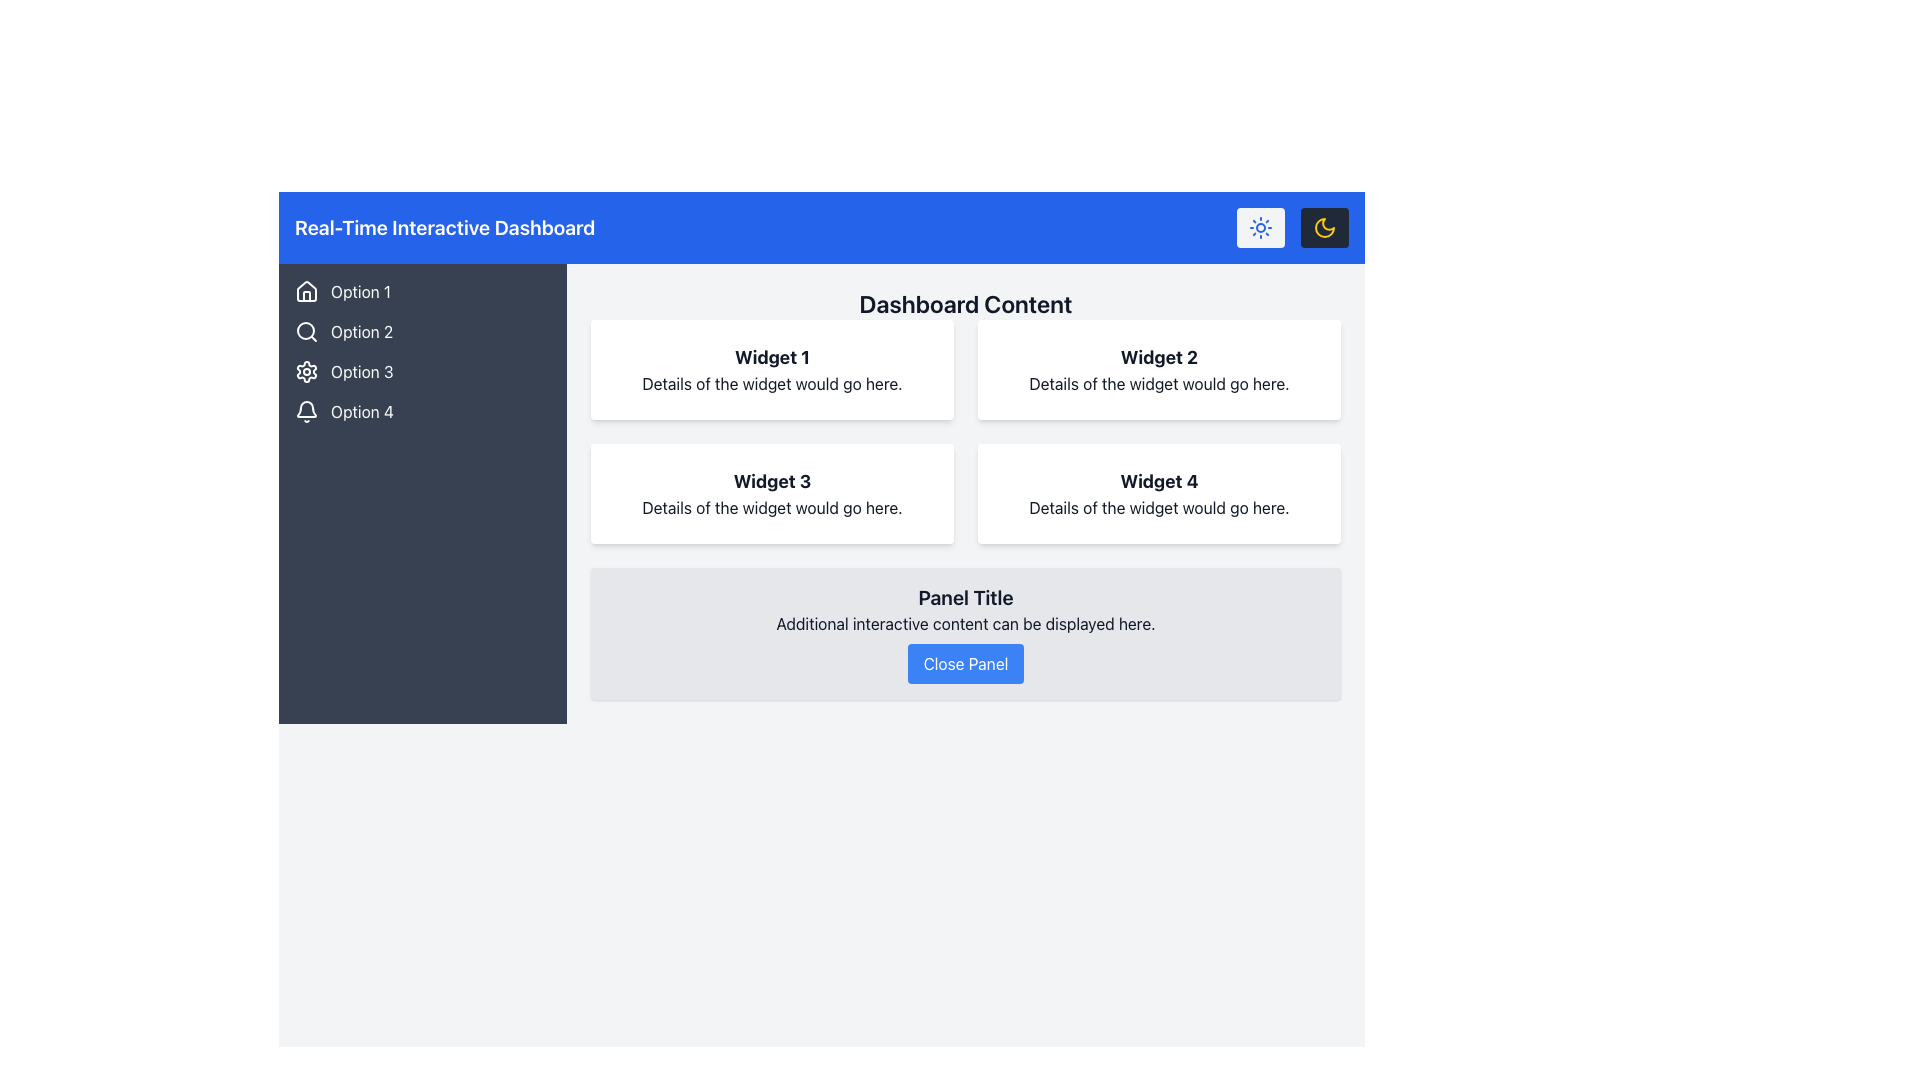 This screenshot has height=1080, width=1920. What do you see at coordinates (421, 350) in the screenshot?
I see `the first option in the vertical navigation list located on the left side of the panel, which has a dark gray background` at bounding box center [421, 350].